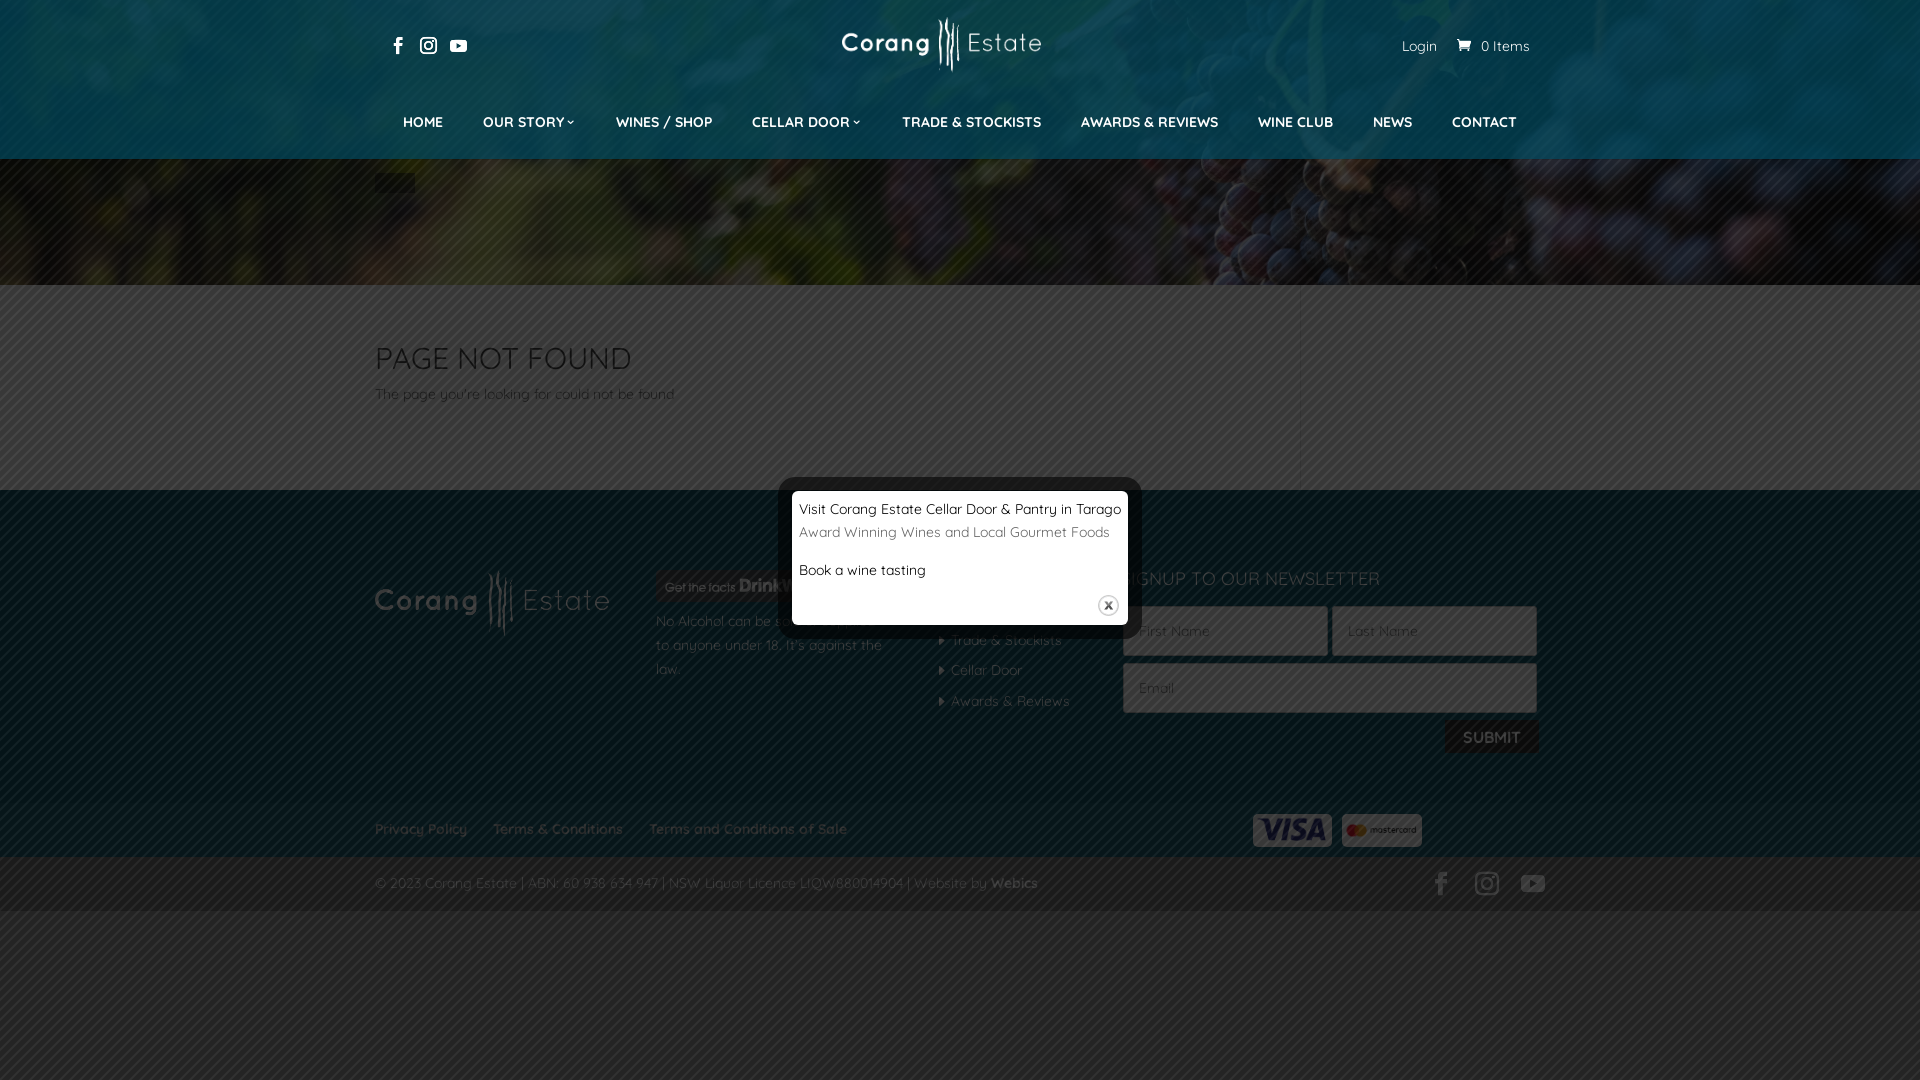 This screenshot has height=1080, width=1920. Describe the element at coordinates (960, 508) in the screenshot. I see `'Visit Corang Estate Cellar Door & Pantry in Tarago'` at that location.